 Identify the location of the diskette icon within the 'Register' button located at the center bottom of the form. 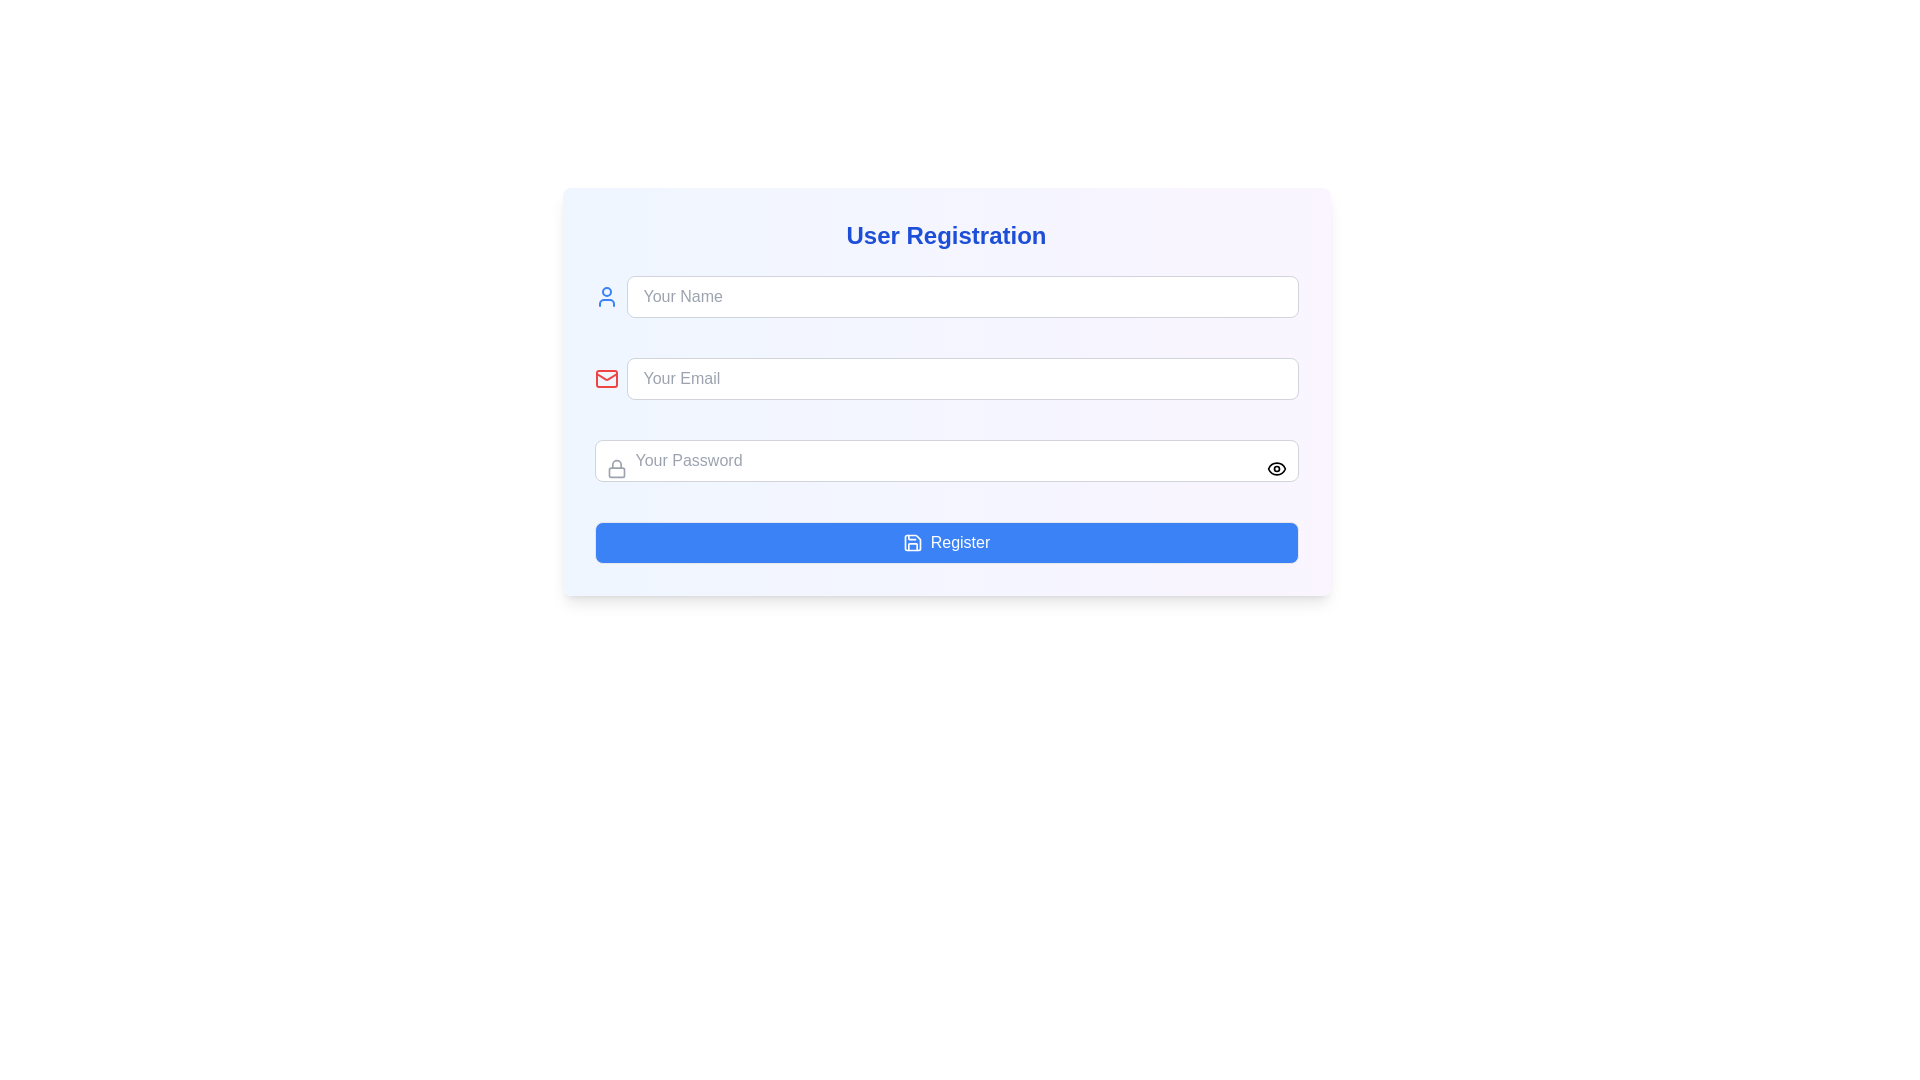
(911, 543).